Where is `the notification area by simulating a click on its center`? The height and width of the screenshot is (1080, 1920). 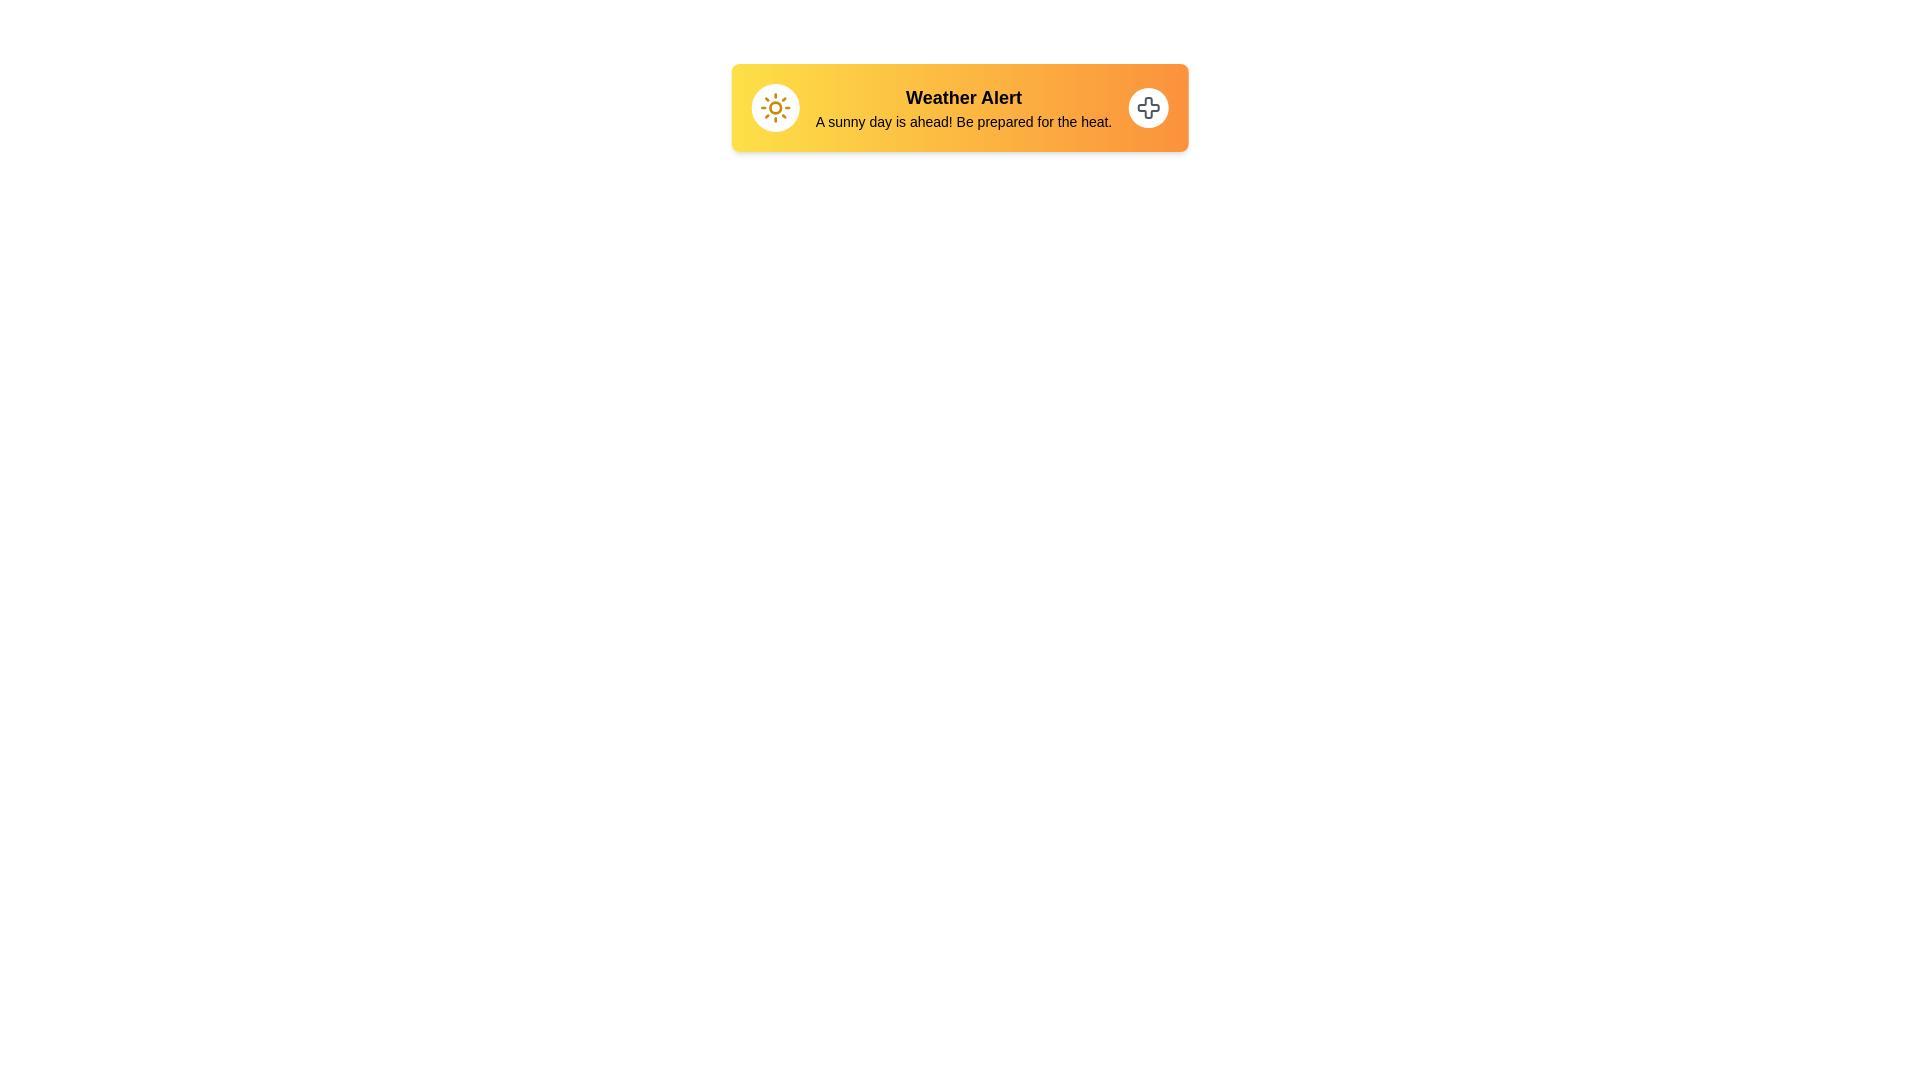
the notification area by simulating a click on its center is located at coordinates (960, 108).